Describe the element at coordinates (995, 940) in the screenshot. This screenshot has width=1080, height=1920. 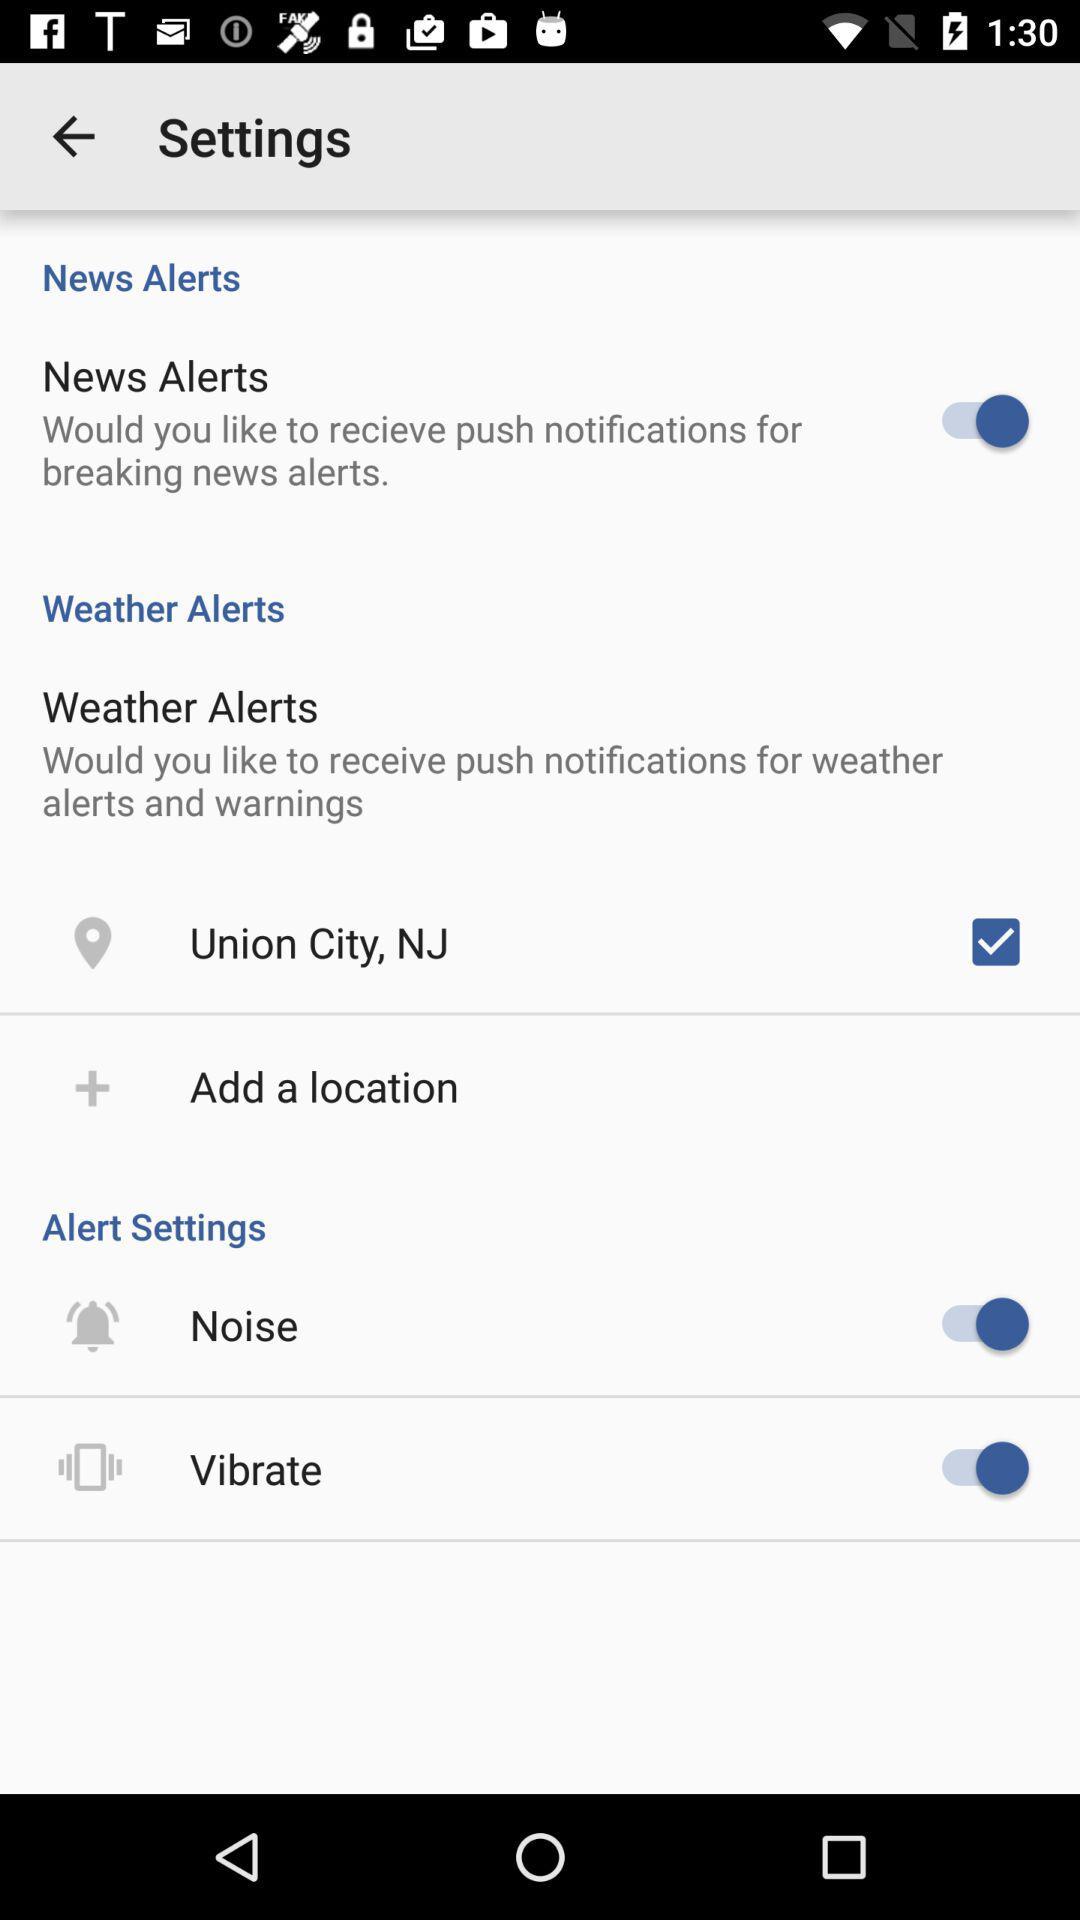
I see `icon below the would you like` at that location.